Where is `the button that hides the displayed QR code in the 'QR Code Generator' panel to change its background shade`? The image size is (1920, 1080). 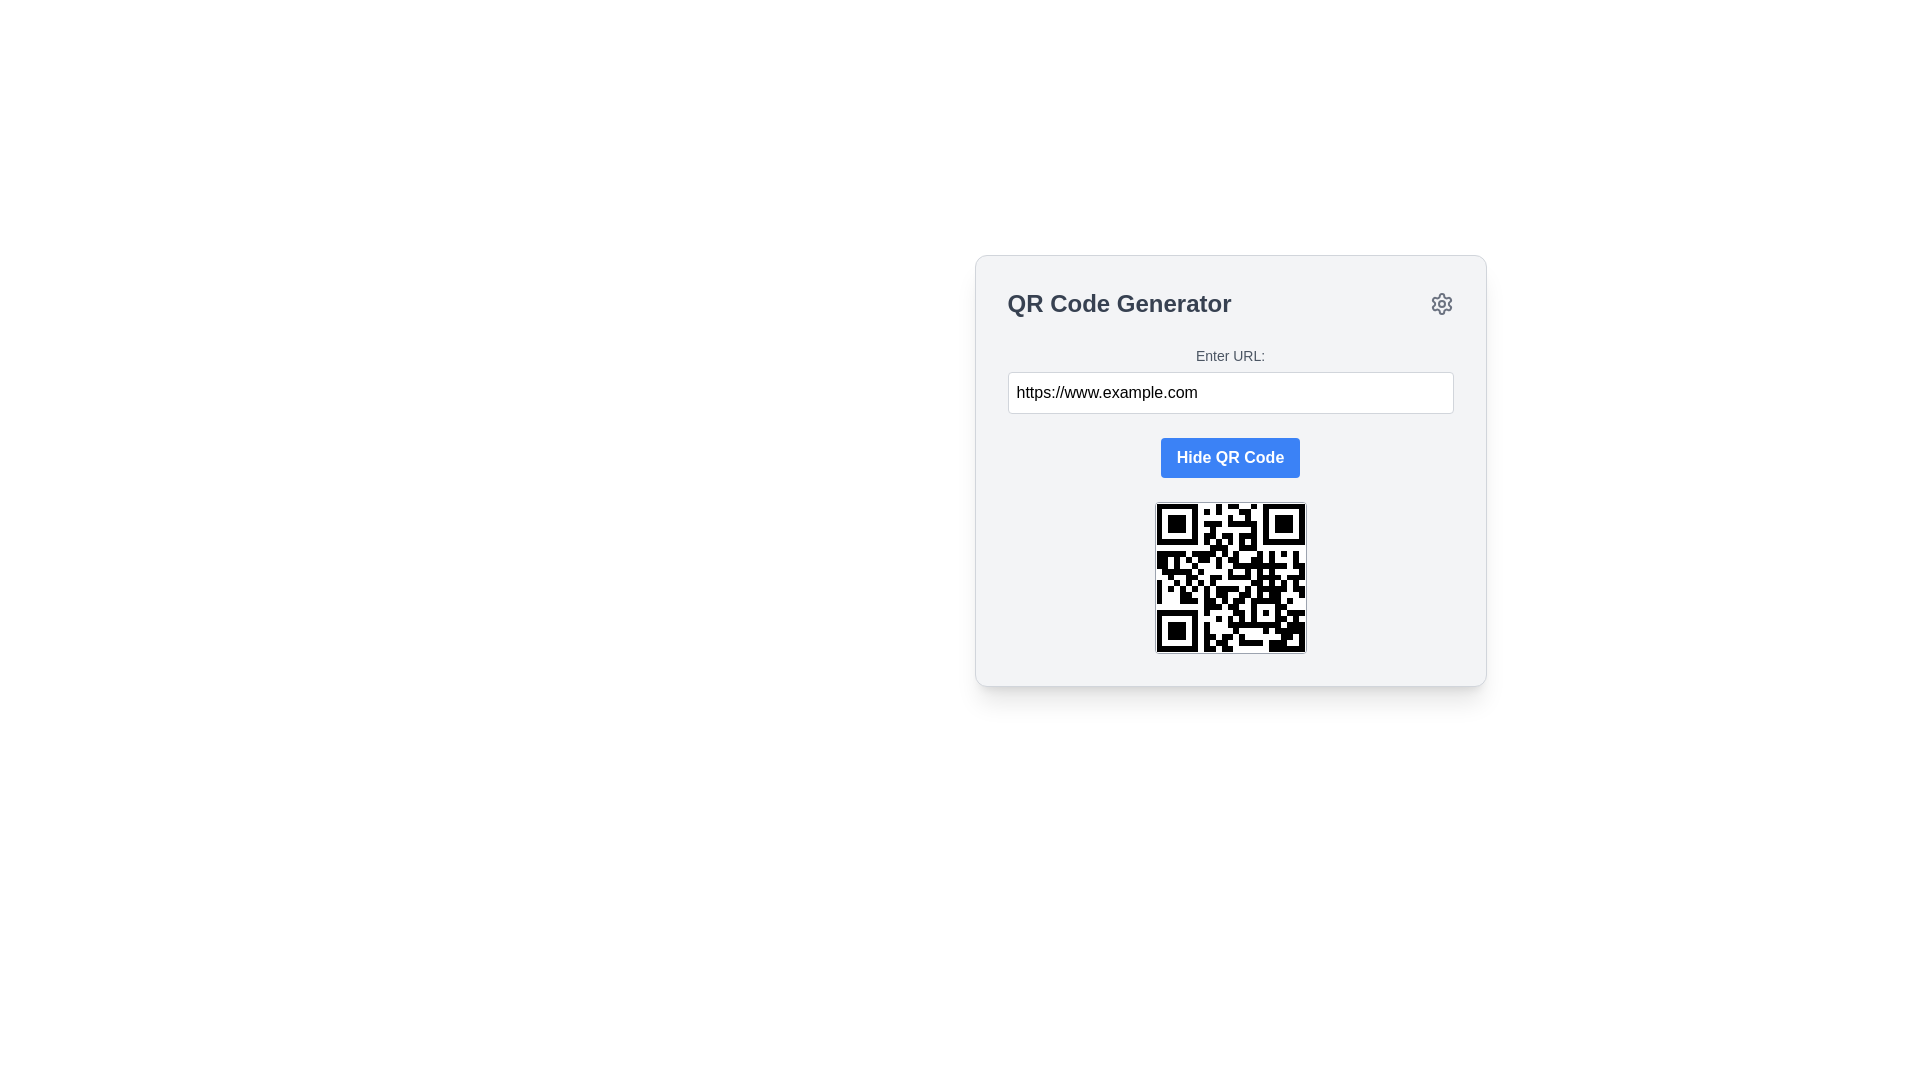
the button that hides the displayed QR code in the 'QR Code Generator' panel to change its background shade is located at coordinates (1229, 458).